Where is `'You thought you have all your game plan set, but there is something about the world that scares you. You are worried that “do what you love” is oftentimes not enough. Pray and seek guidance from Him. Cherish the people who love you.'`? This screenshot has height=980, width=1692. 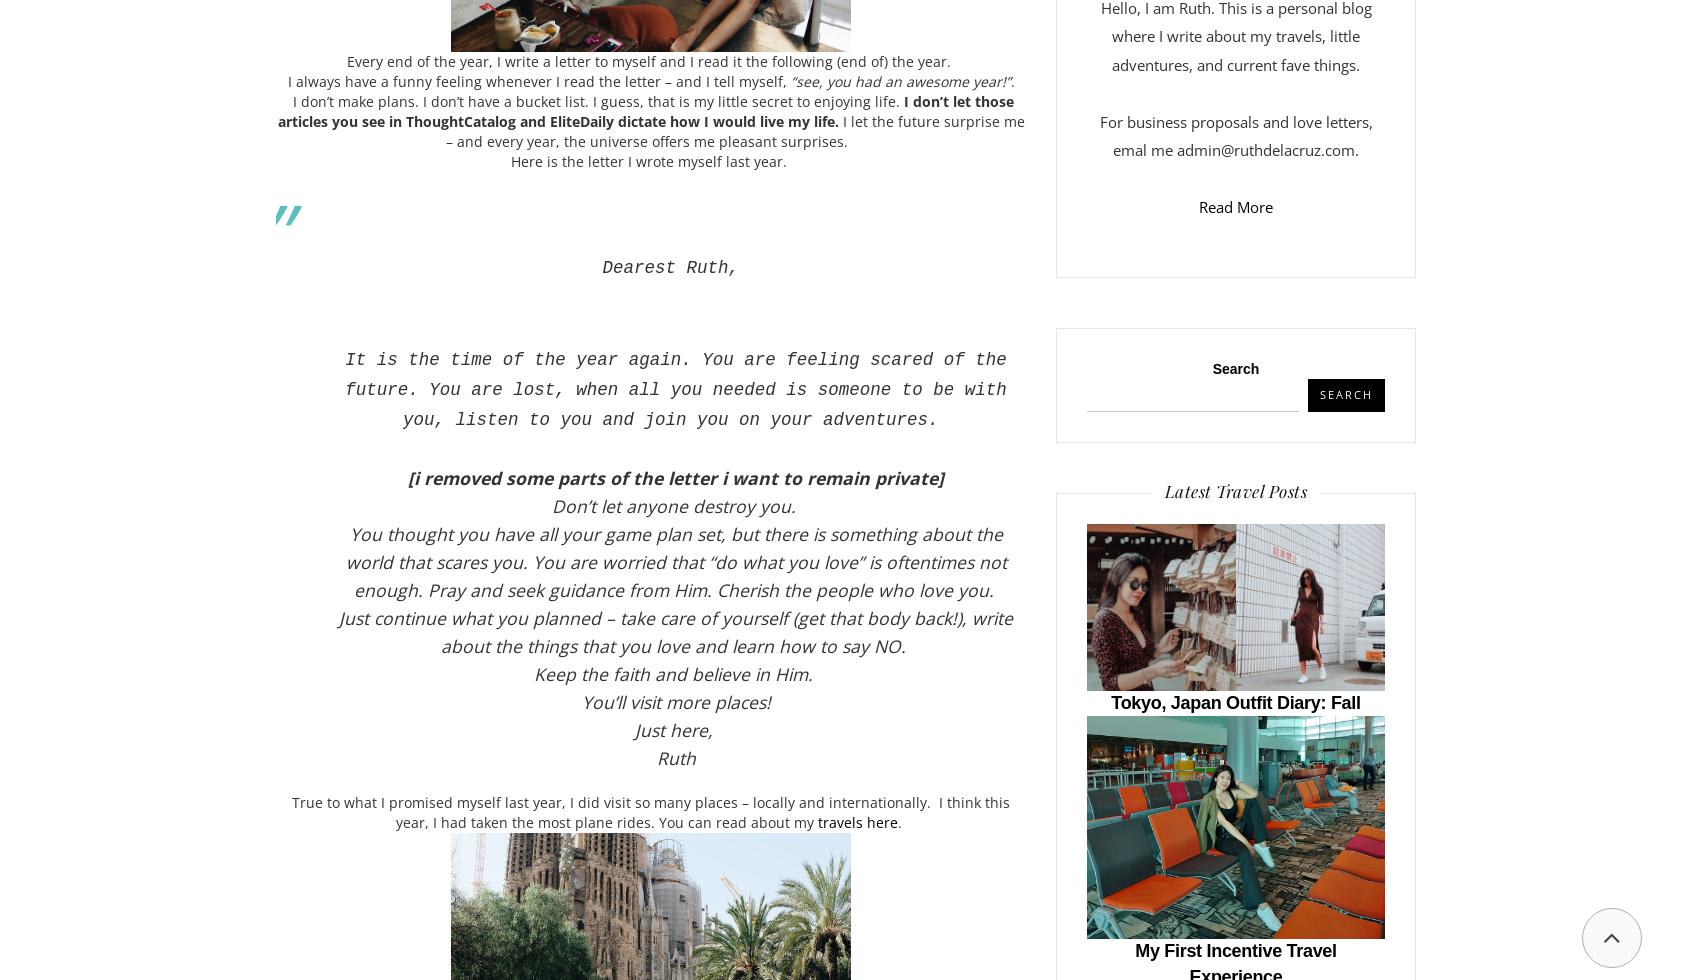 'You thought you have all your game plan set, but there is something about the world that scares you. You are worried that “do what you love” is oftentimes not enough. Pray and seek guidance from Him. Cherish the people who love you.' is located at coordinates (675, 560).